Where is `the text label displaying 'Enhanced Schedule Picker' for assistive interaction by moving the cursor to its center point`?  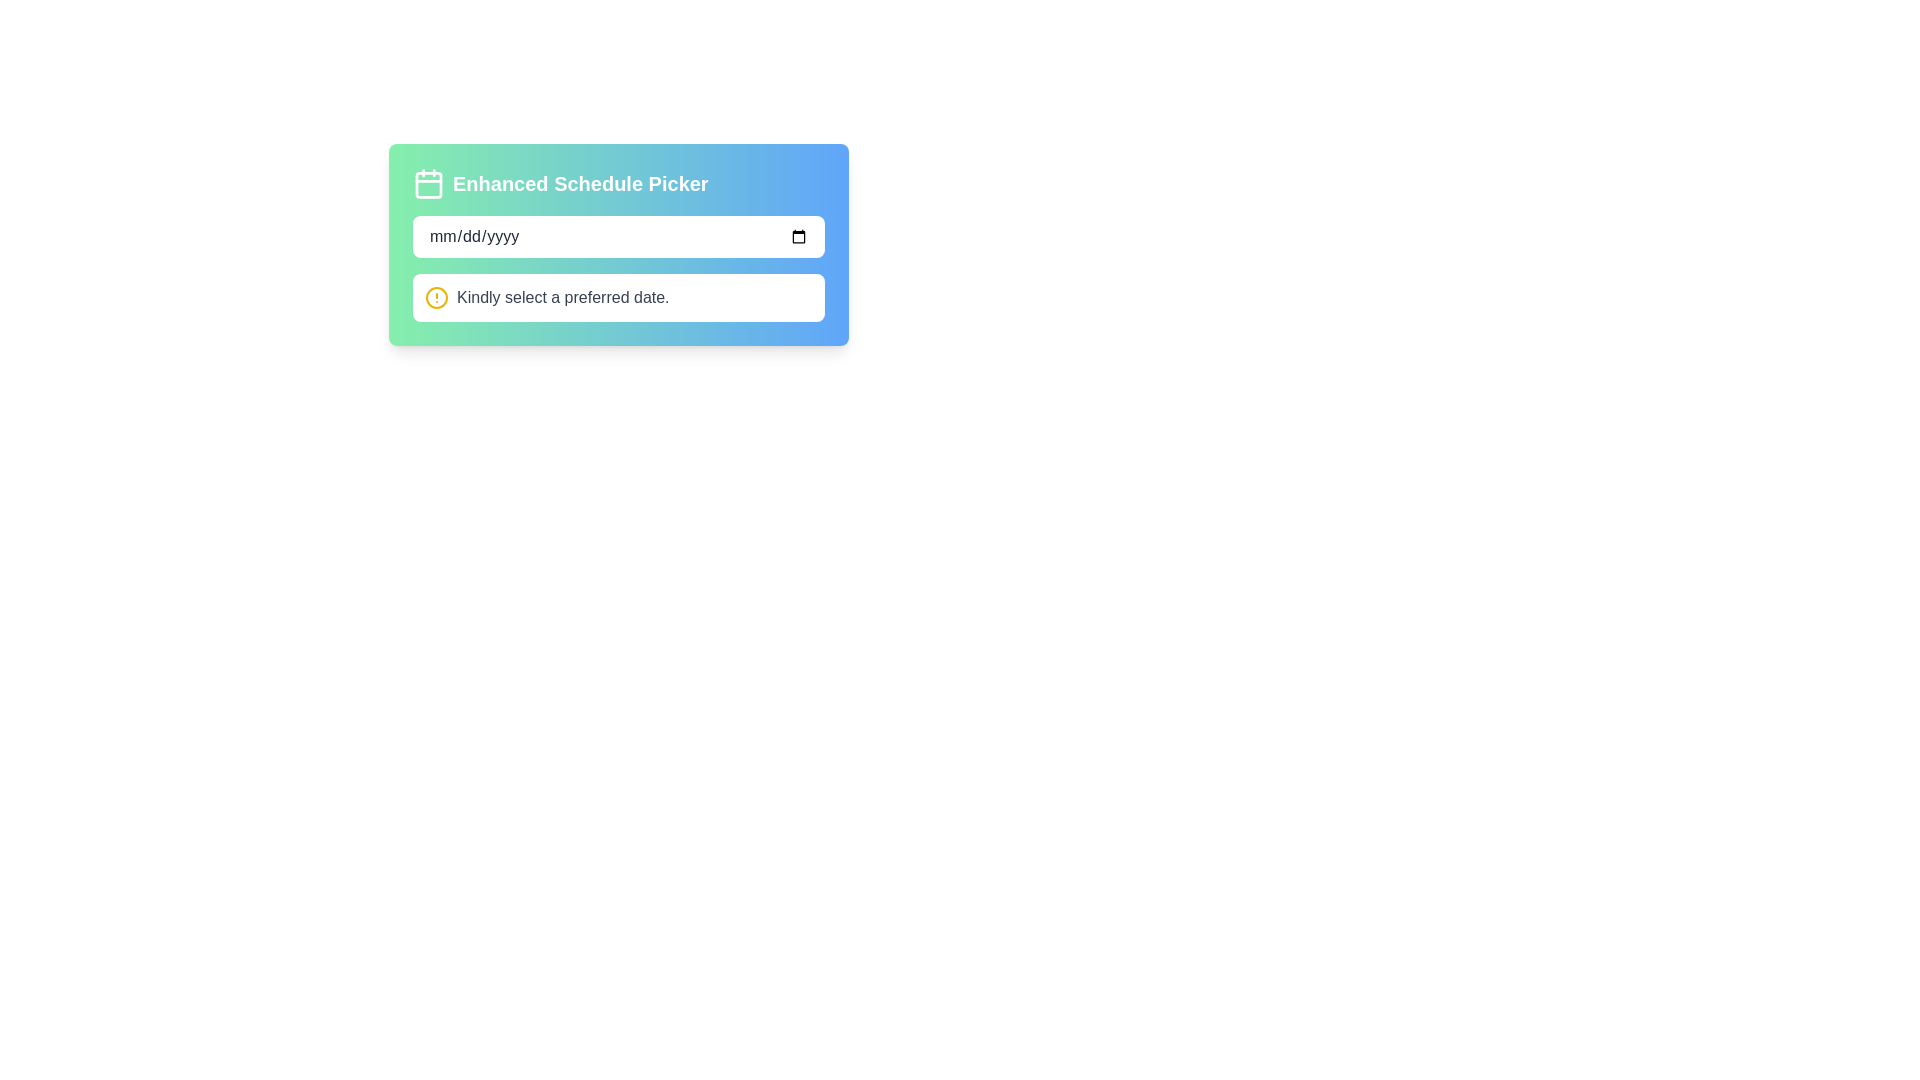 the text label displaying 'Enhanced Schedule Picker' for assistive interaction by moving the cursor to its center point is located at coordinates (579, 184).